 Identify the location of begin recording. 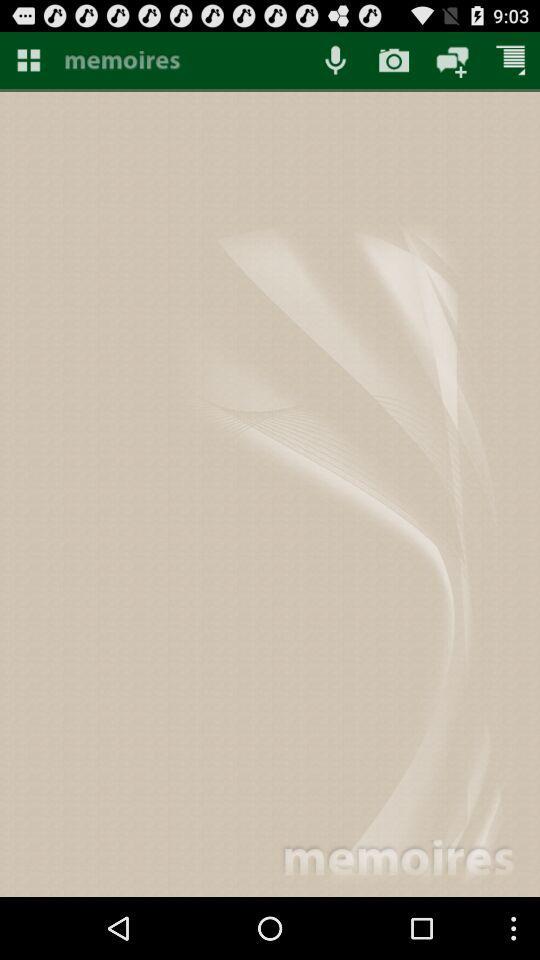
(335, 59).